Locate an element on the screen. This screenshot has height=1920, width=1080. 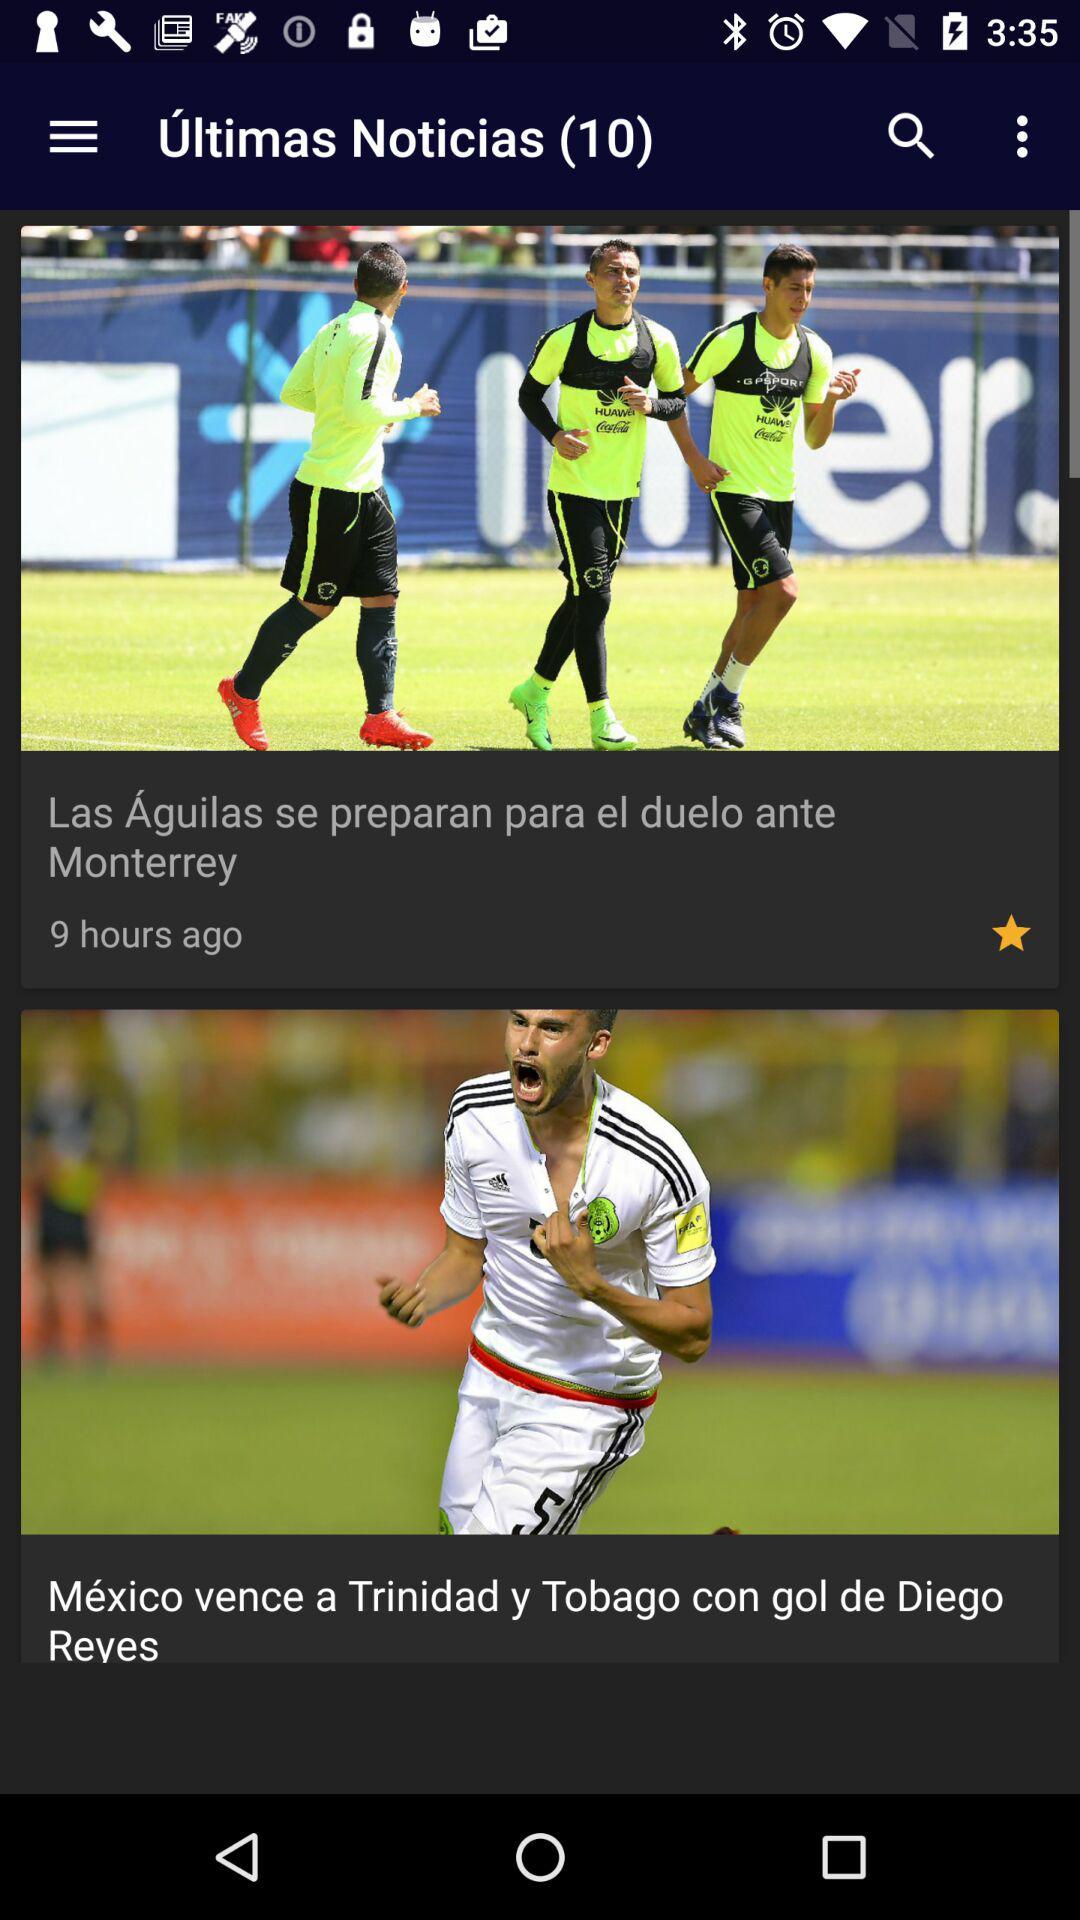
the icon at the top left corner is located at coordinates (72, 135).